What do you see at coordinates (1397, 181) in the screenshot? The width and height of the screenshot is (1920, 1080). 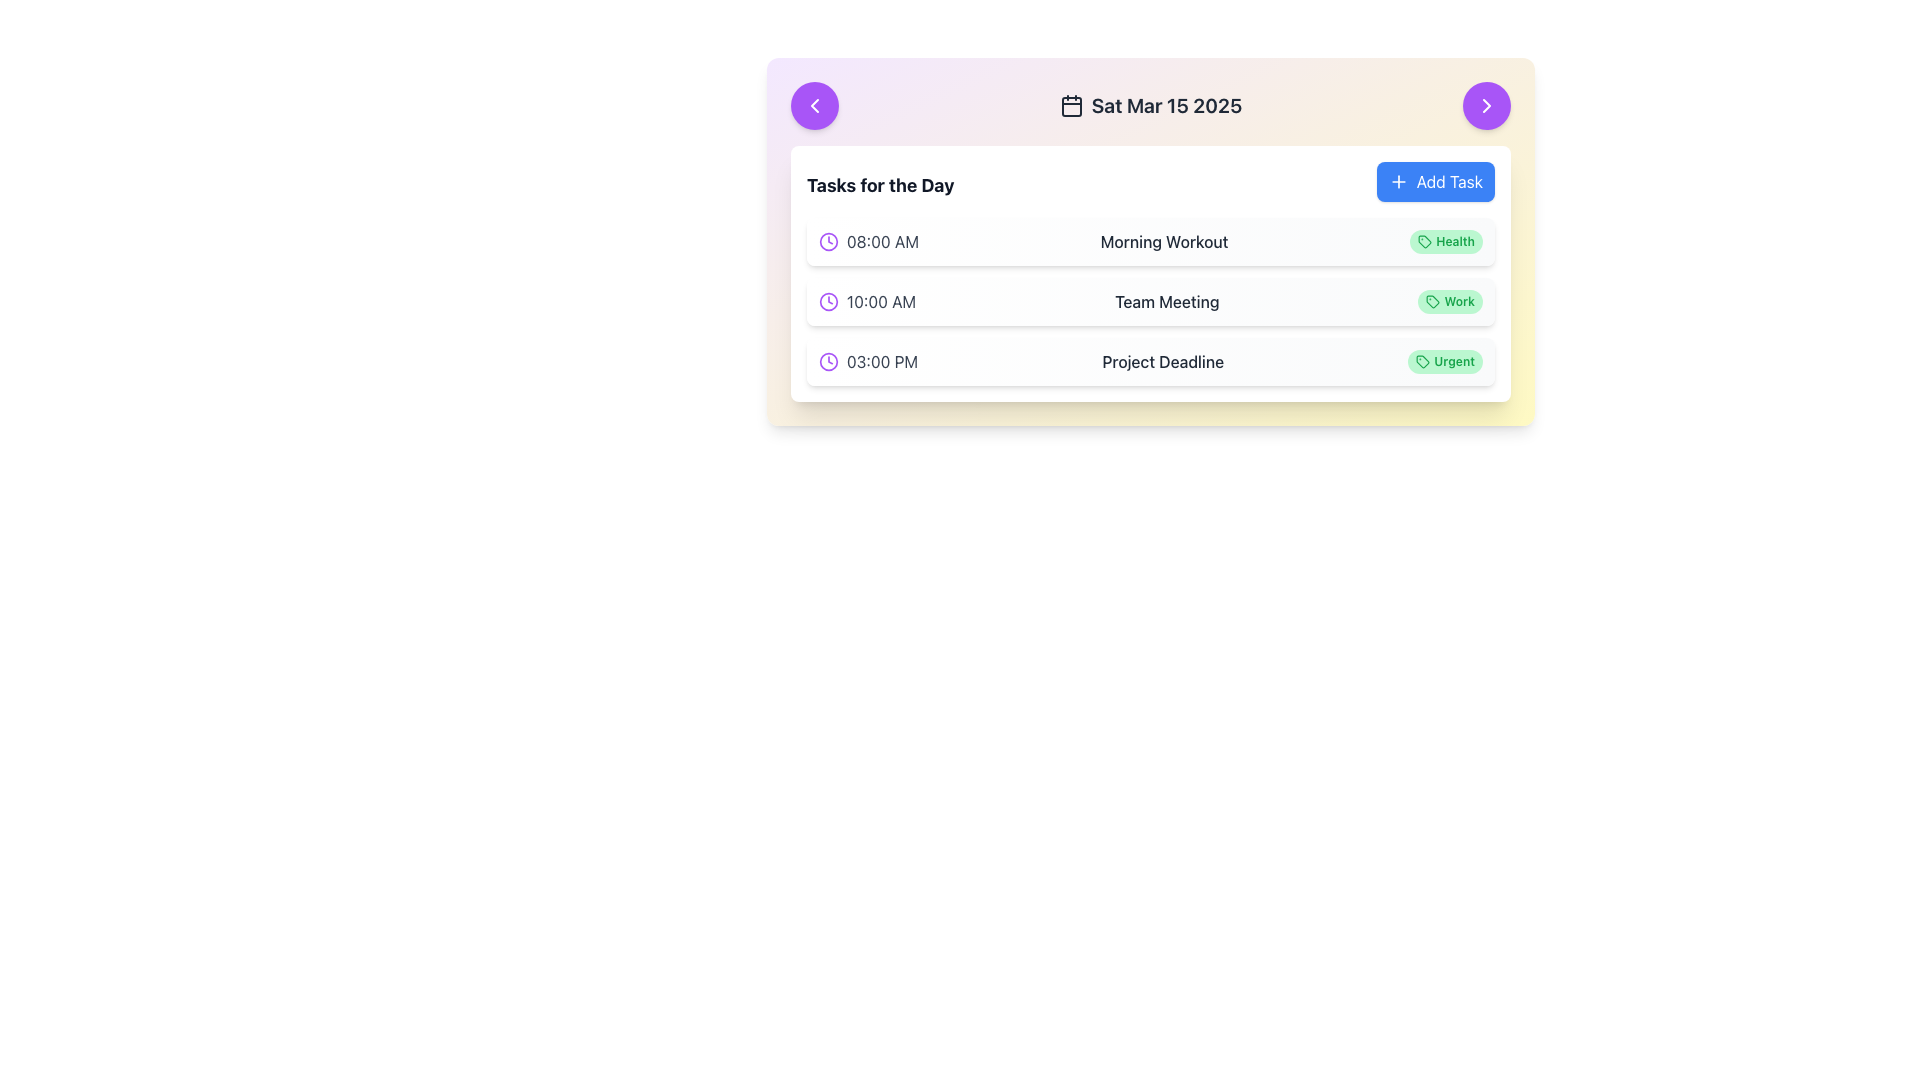 I see `the '+' icon located at the left edge of the blue 'Add Task' button in the top-right corner of the daily tasks card` at bounding box center [1397, 181].